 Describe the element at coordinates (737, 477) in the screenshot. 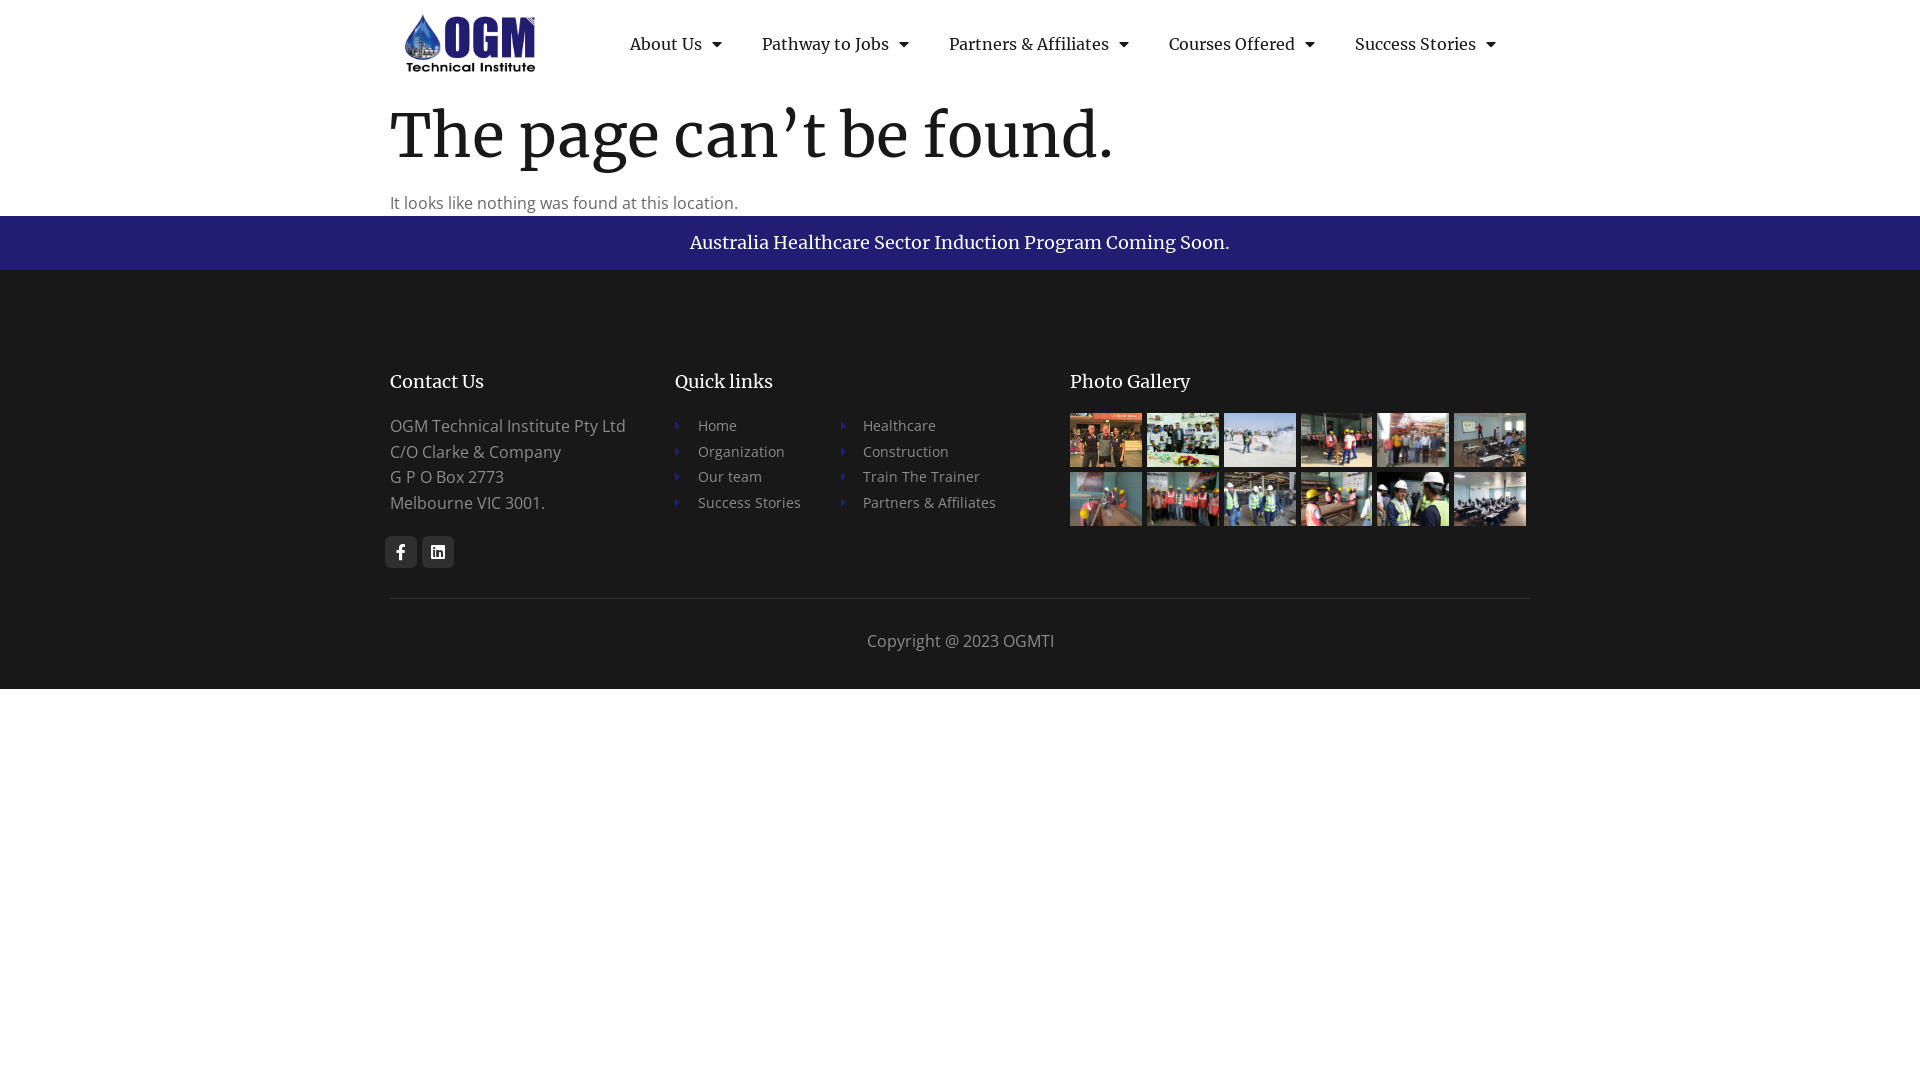

I see `'Our team'` at that location.